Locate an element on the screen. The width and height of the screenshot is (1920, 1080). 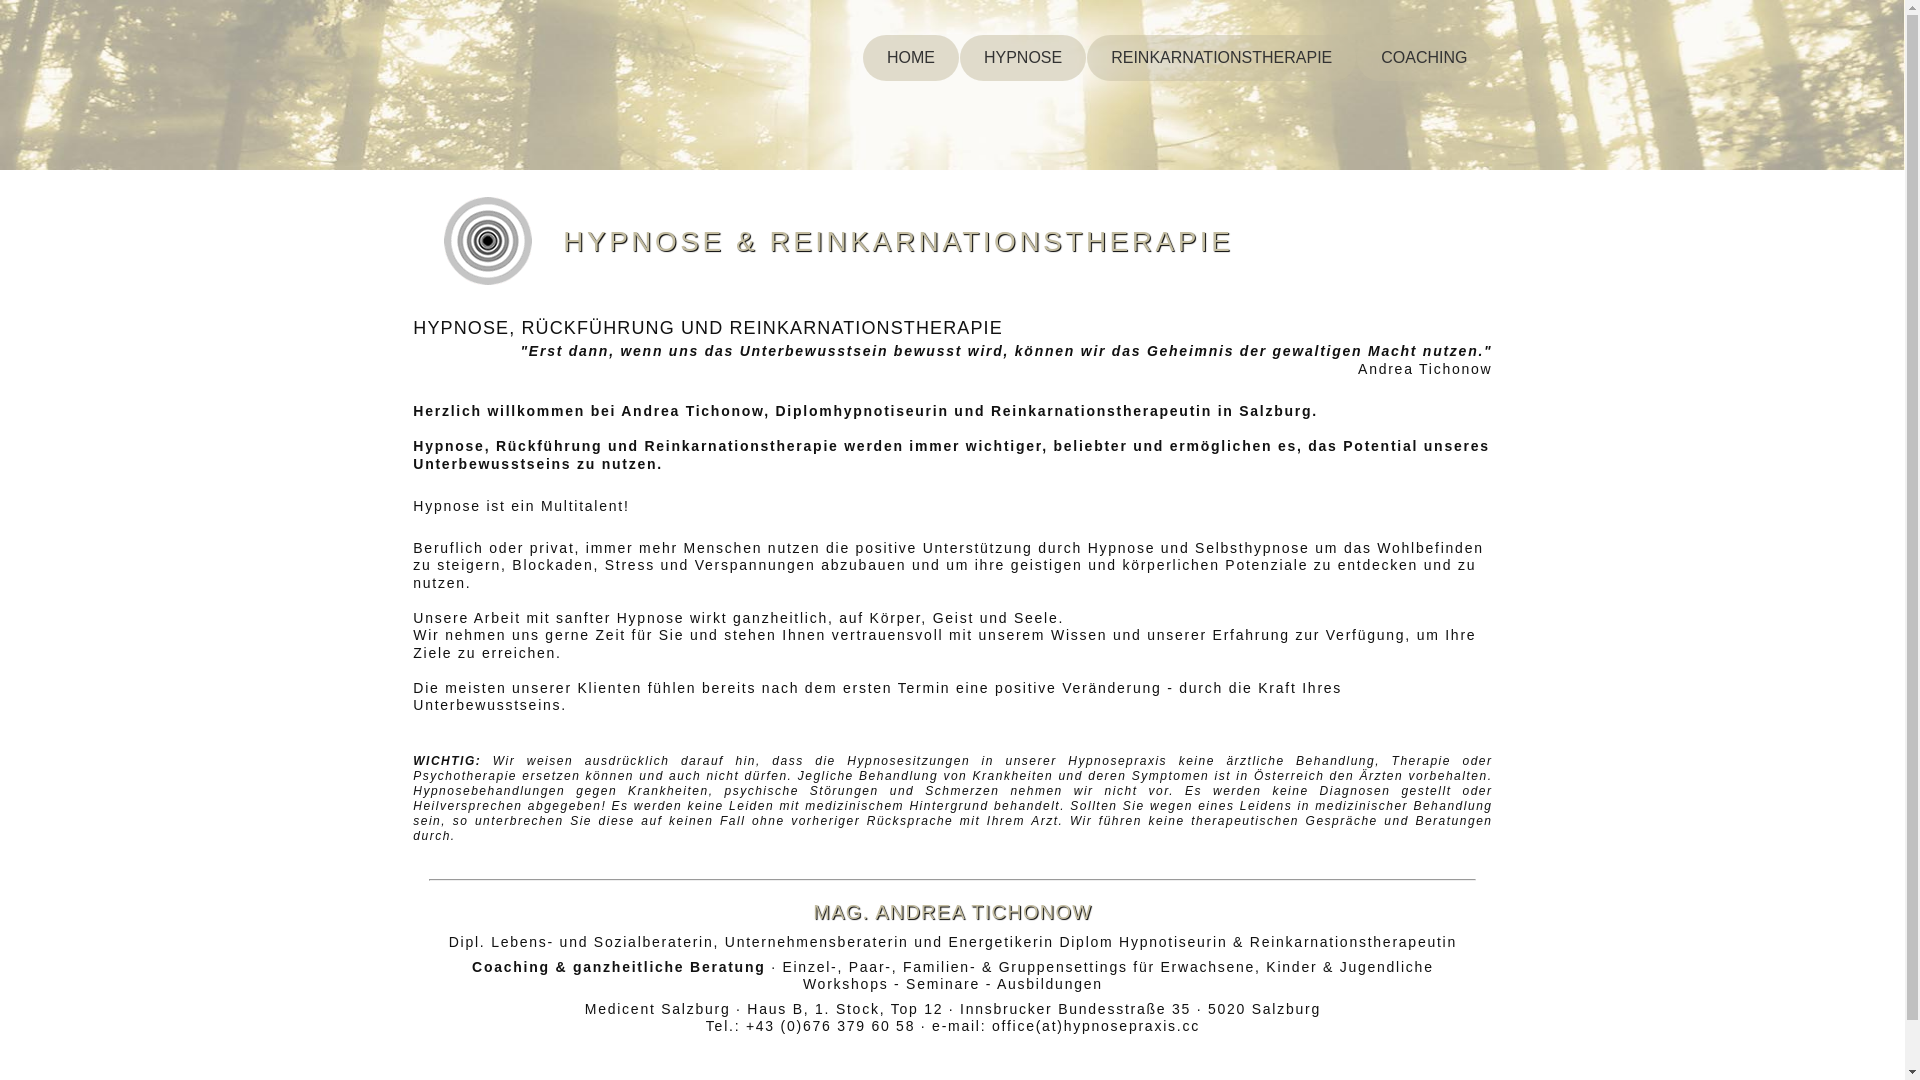
'HYPNOSE' is located at coordinates (960, 56).